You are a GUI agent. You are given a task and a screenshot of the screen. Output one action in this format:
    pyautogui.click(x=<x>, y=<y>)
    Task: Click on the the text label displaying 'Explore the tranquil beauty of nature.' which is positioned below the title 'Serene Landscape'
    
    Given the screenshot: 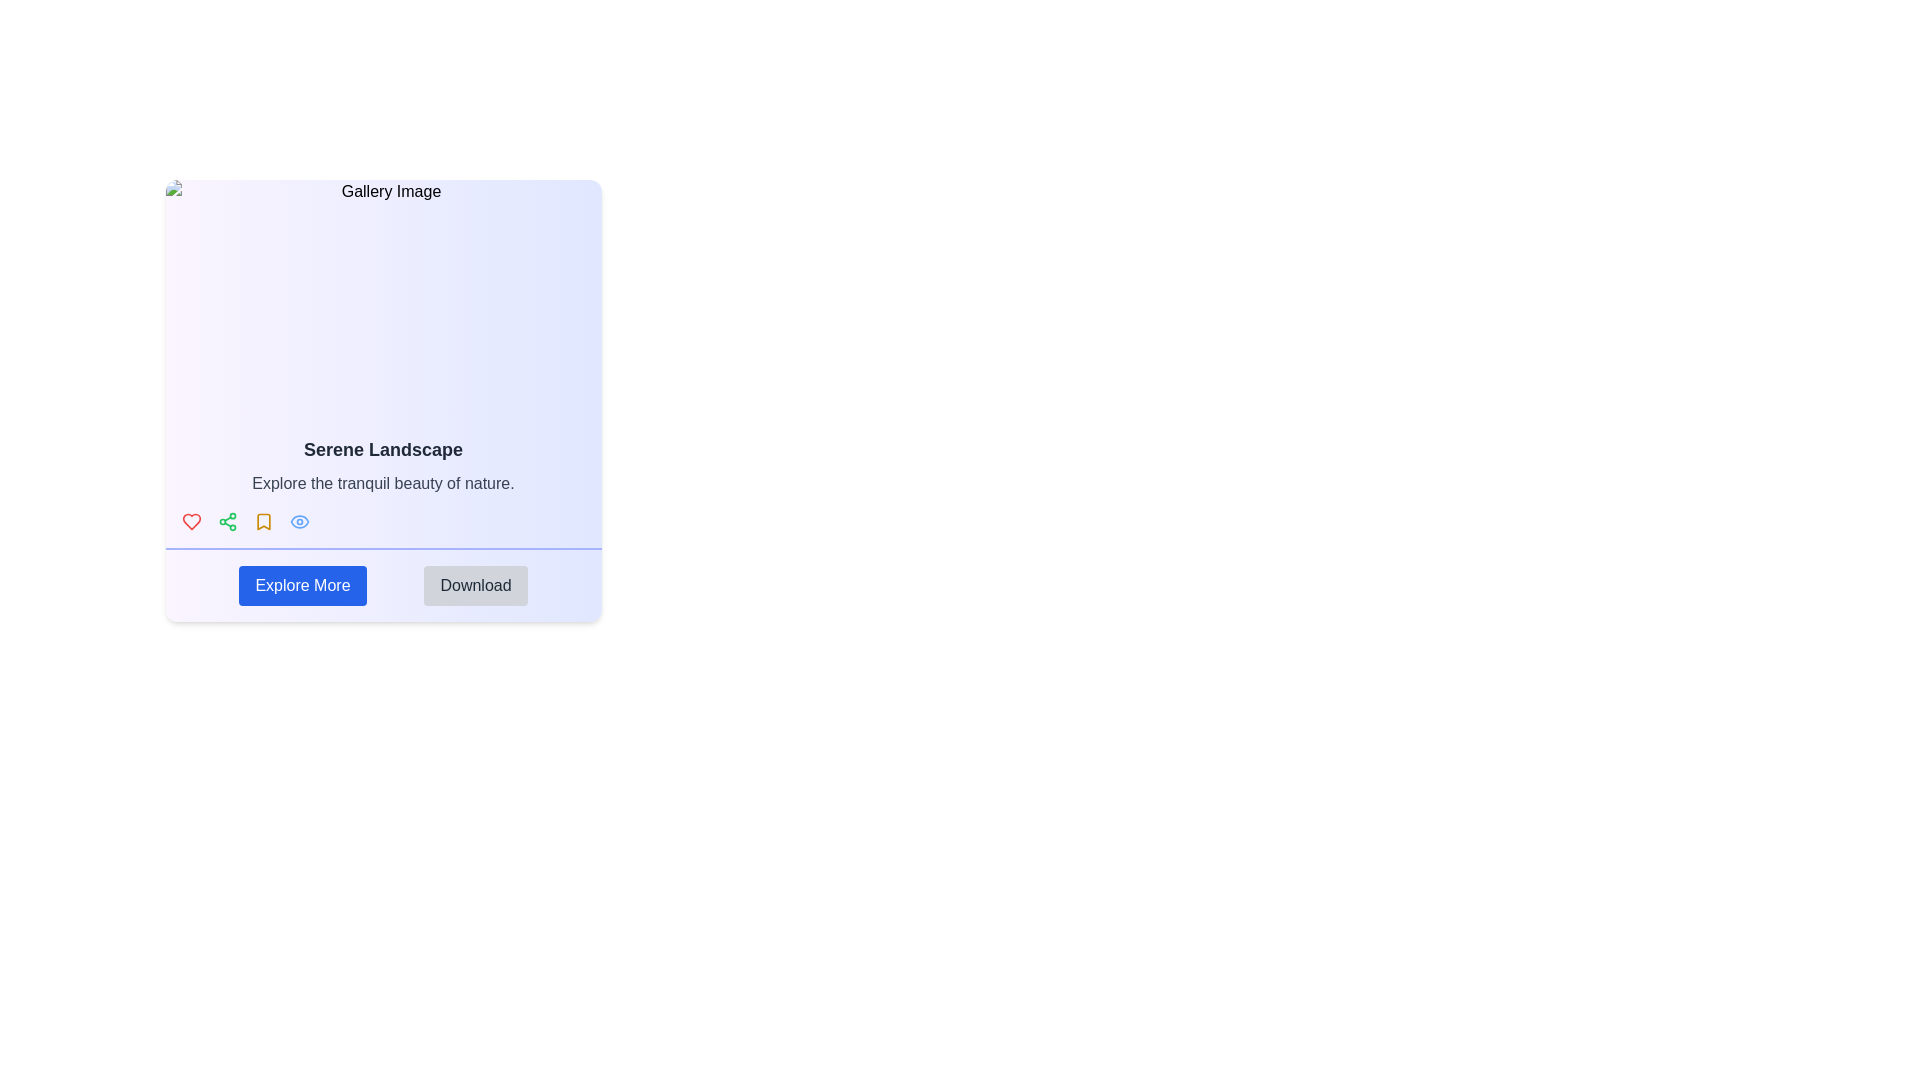 What is the action you would take?
    pyautogui.click(x=383, y=483)
    